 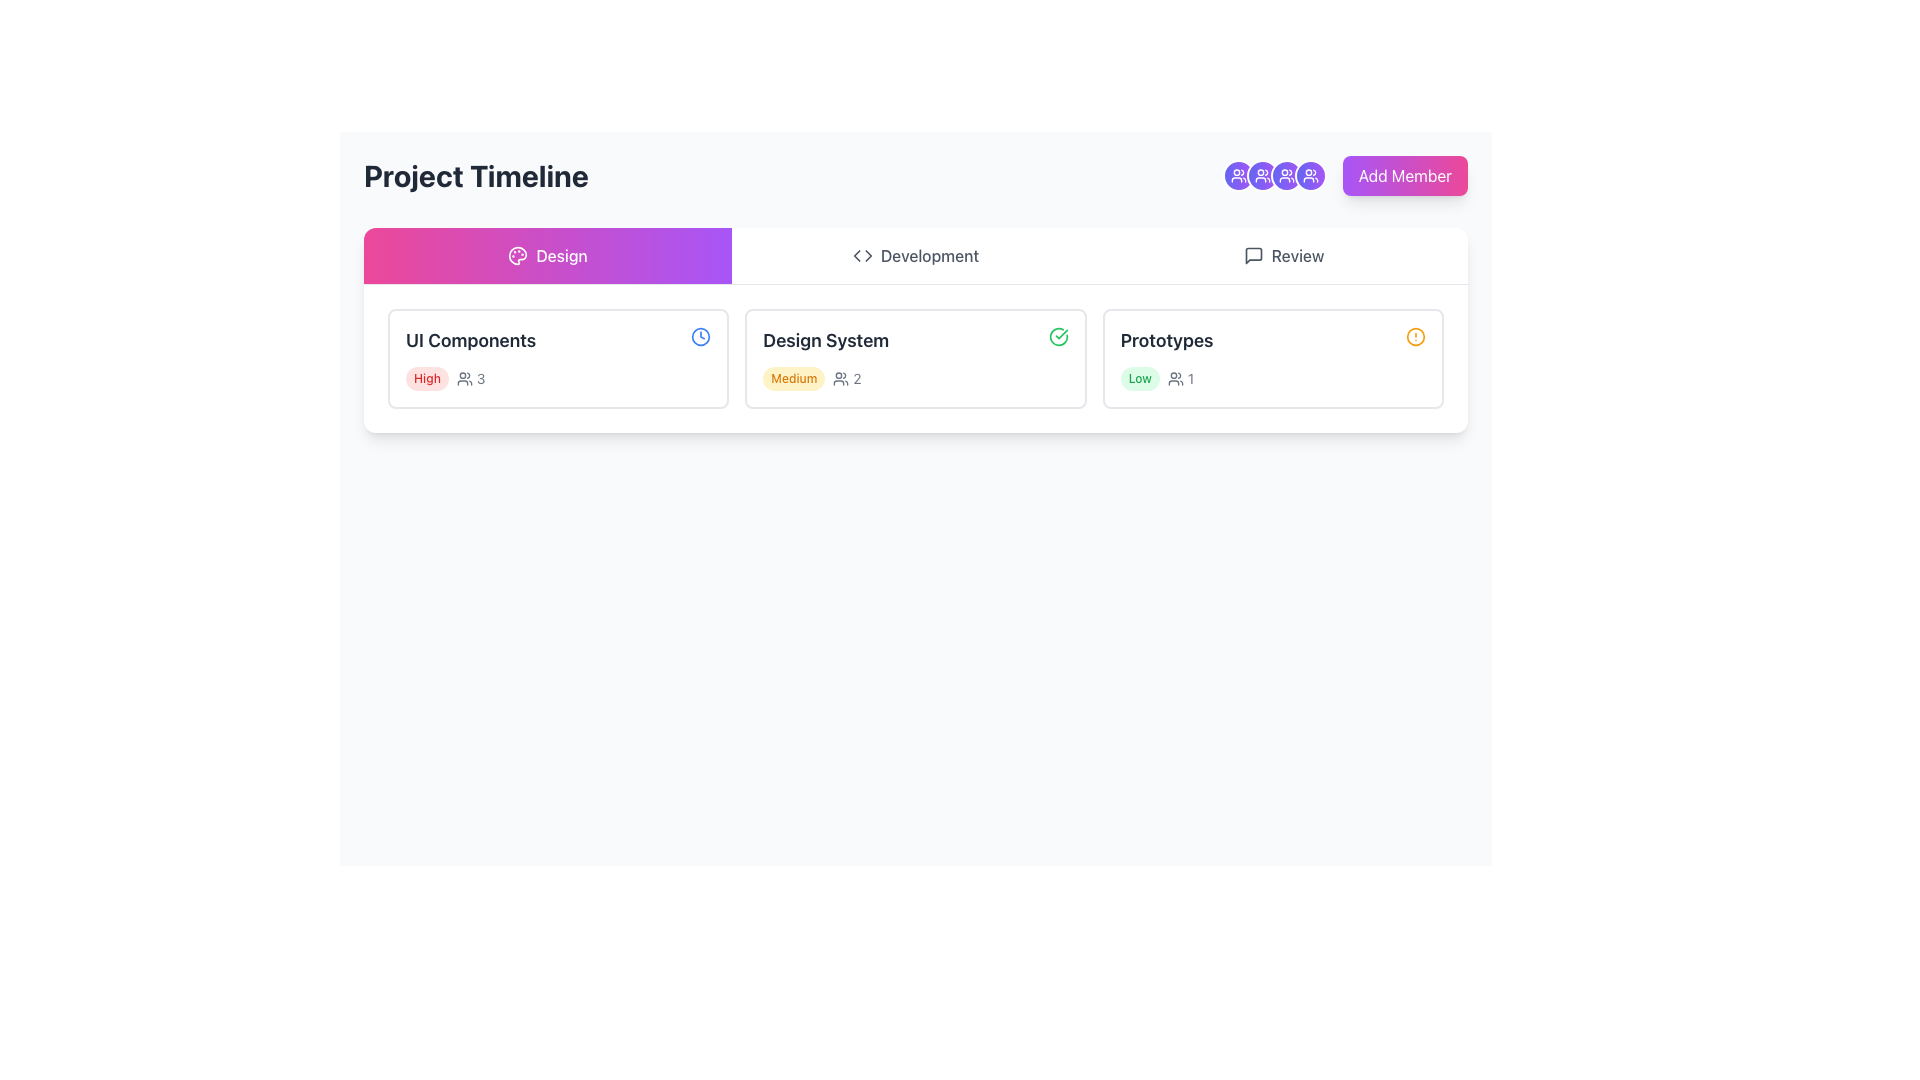 What do you see at coordinates (1057, 335) in the screenshot?
I see `the circular green icon with a hollow checkmark located to the right of the 'Design System' text in the second card of the list` at bounding box center [1057, 335].